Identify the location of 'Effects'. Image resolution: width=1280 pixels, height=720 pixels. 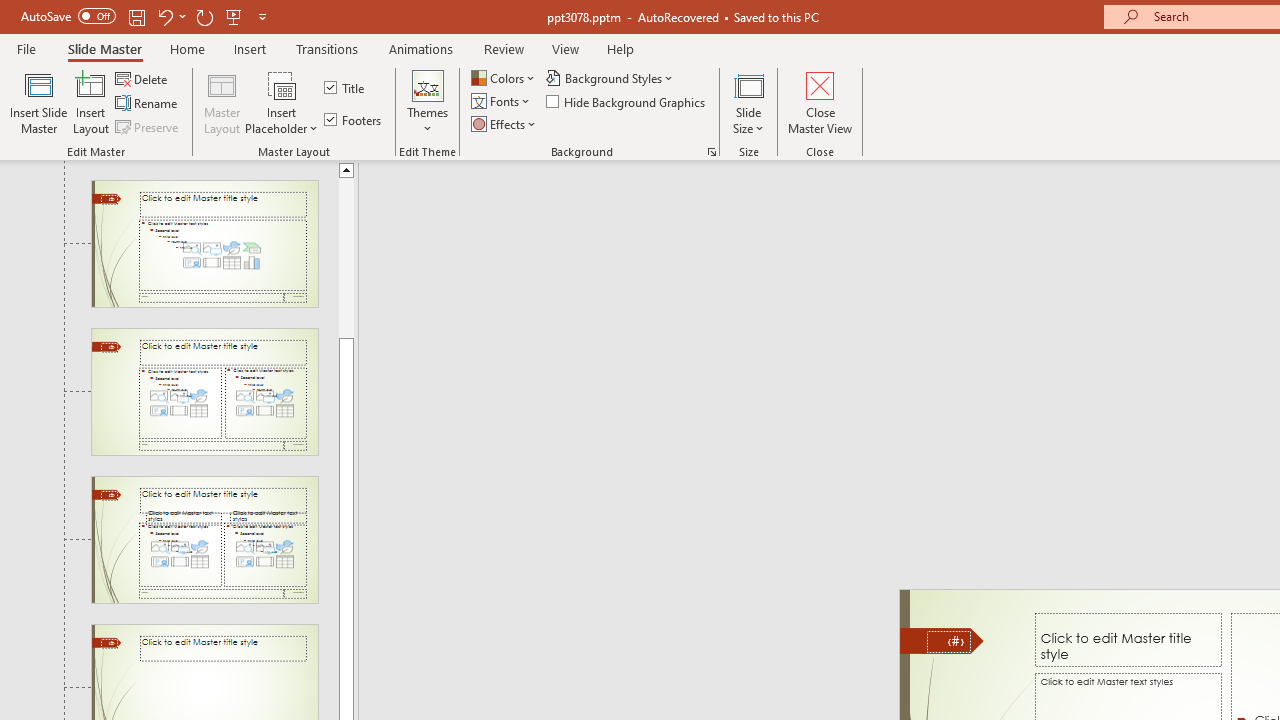
(505, 124).